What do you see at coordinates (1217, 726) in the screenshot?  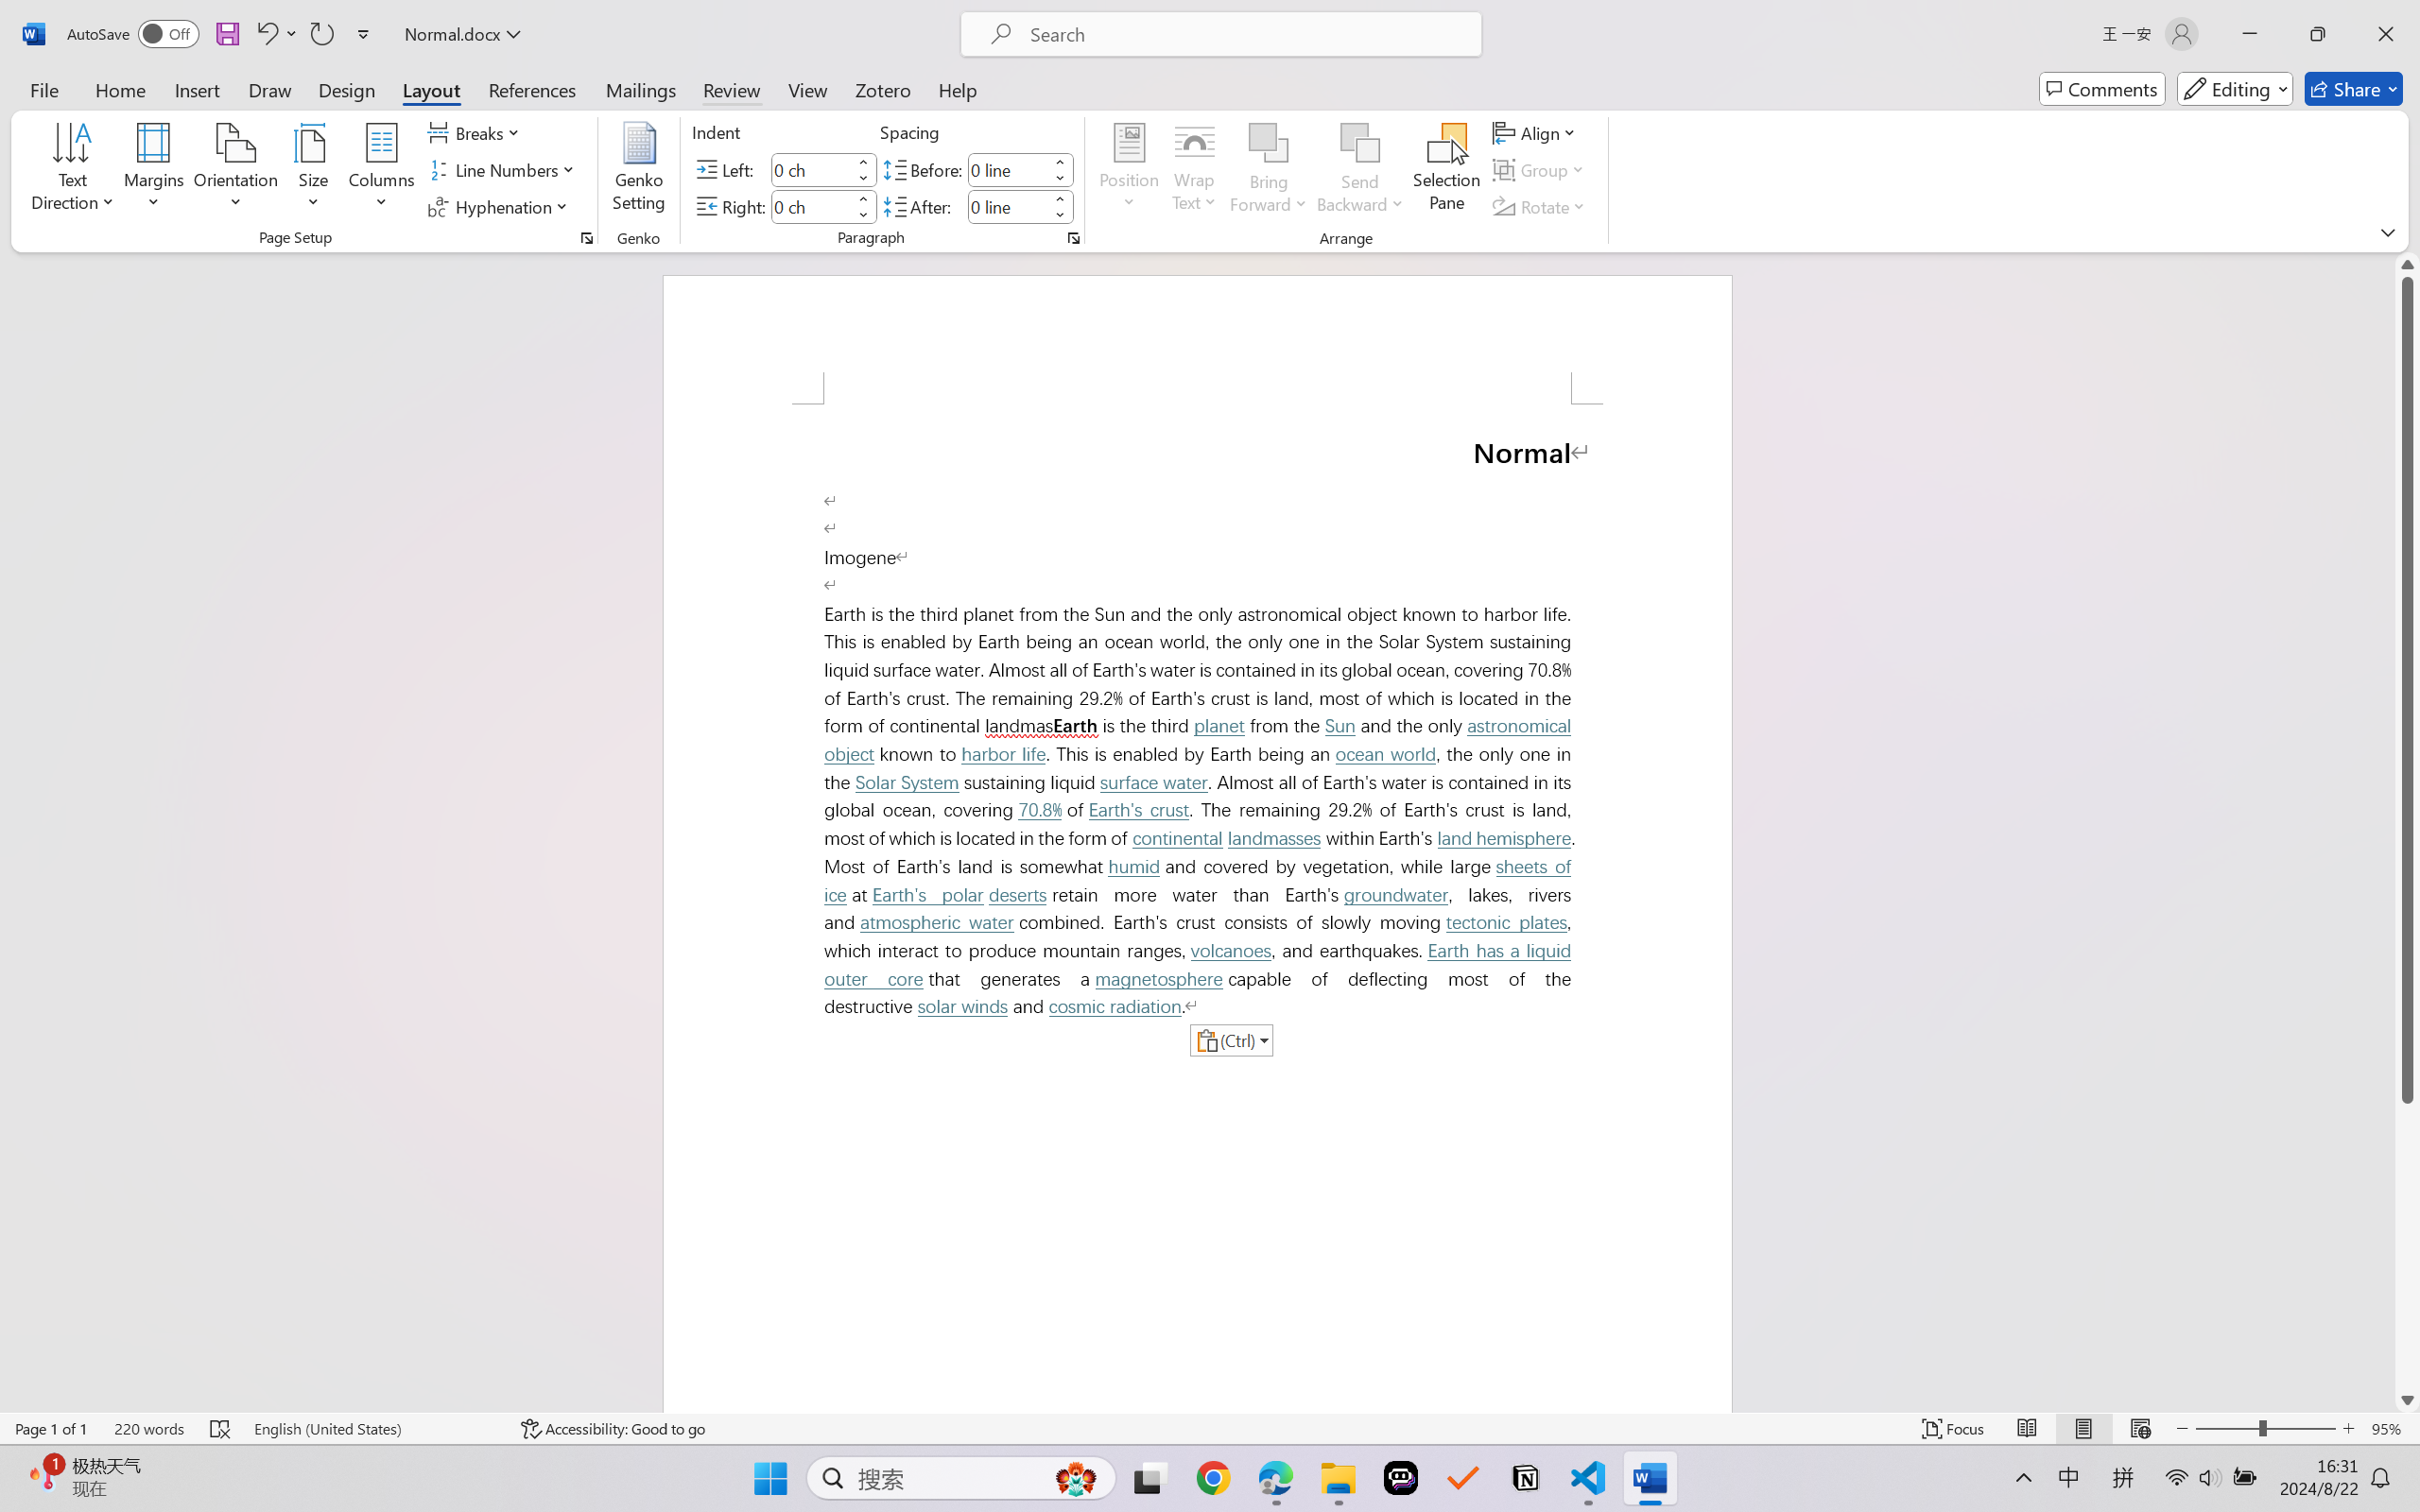 I see `'planet'` at bounding box center [1217, 726].